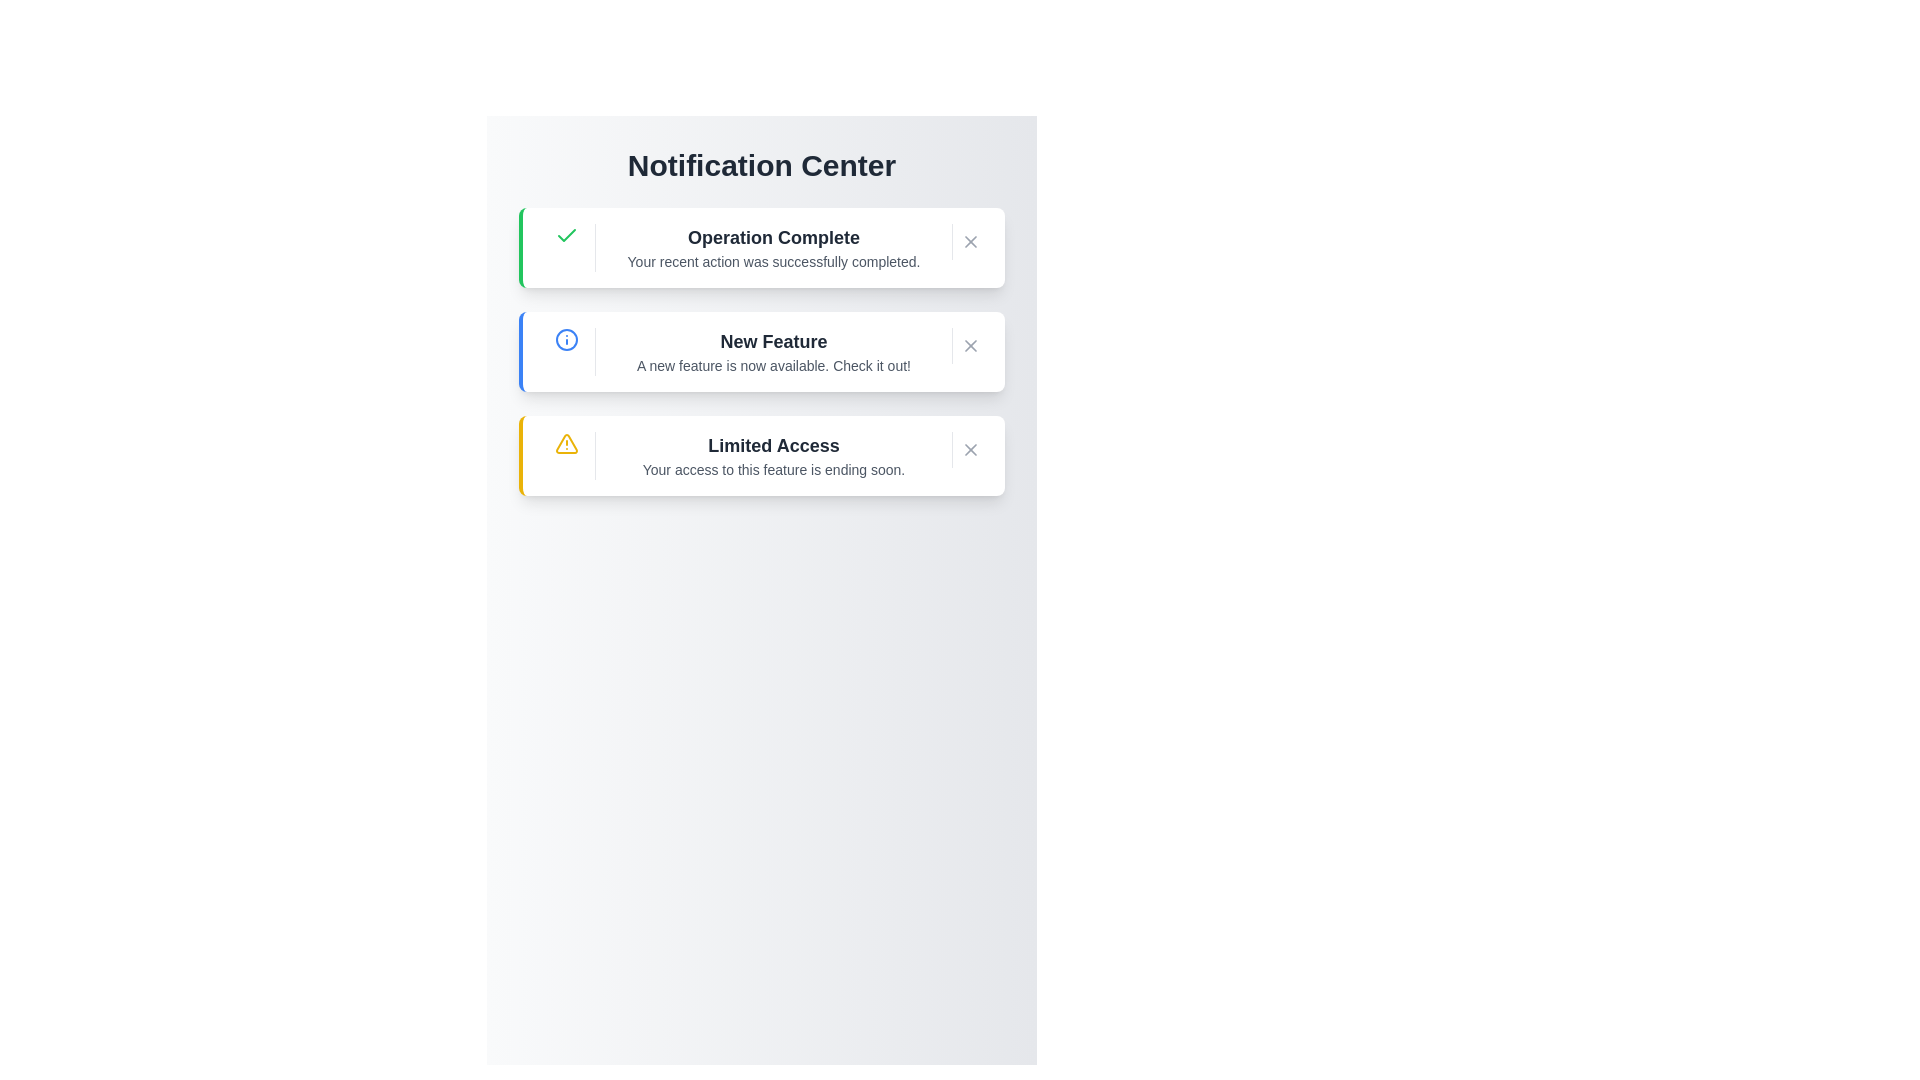 This screenshot has width=1920, height=1080. I want to click on the green checkmark icon representing a confirmation indicator within the first notification card labeled 'Operation Complete' for further operations, so click(565, 234).